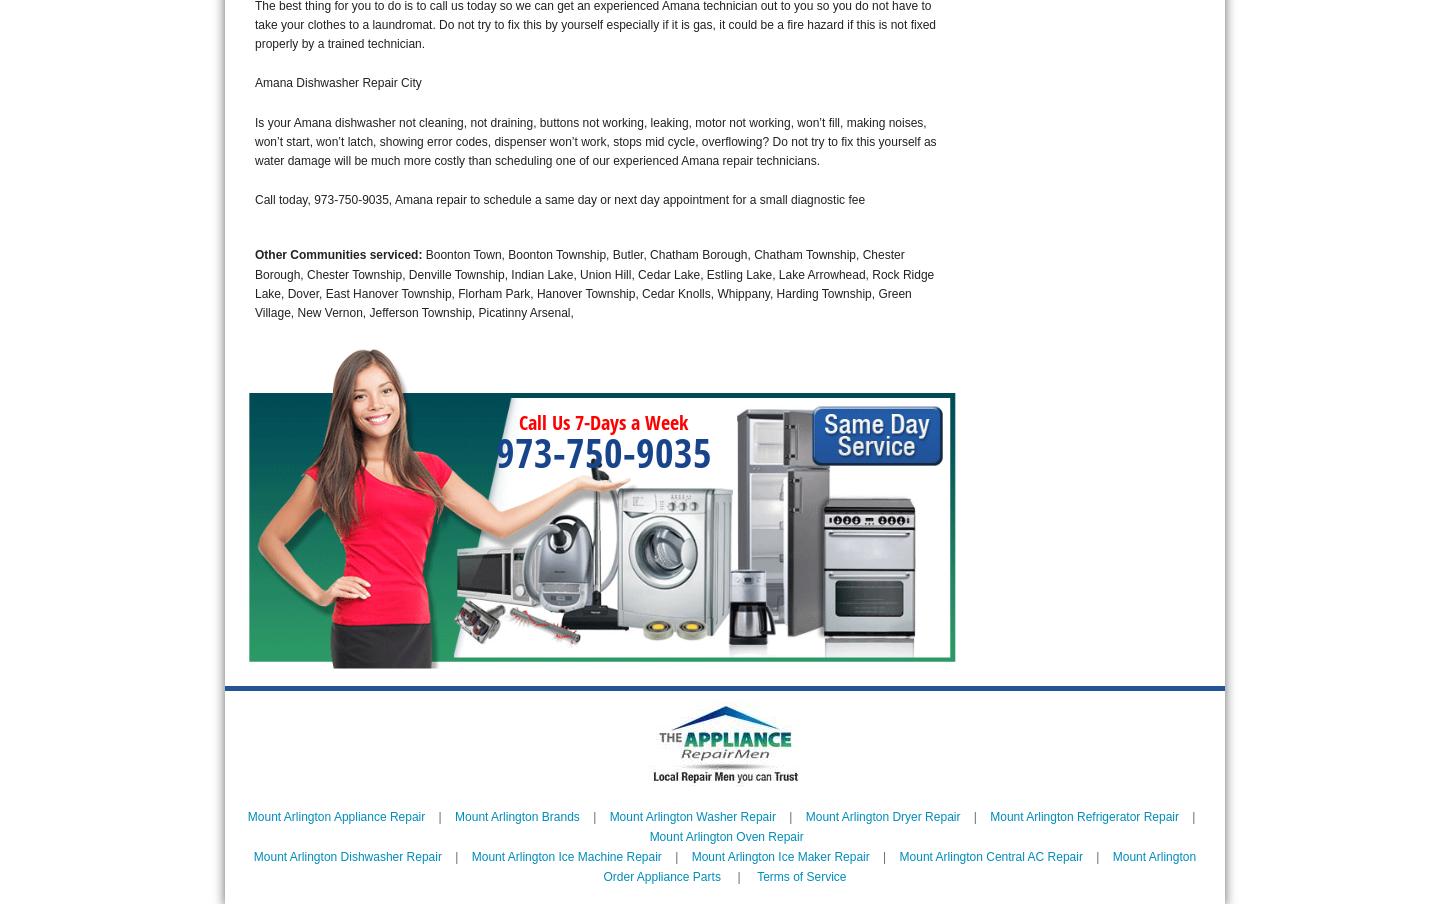  Describe the element at coordinates (603, 866) in the screenshot. I see `'Mount Arlington Order Appliance Parts'` at that location.